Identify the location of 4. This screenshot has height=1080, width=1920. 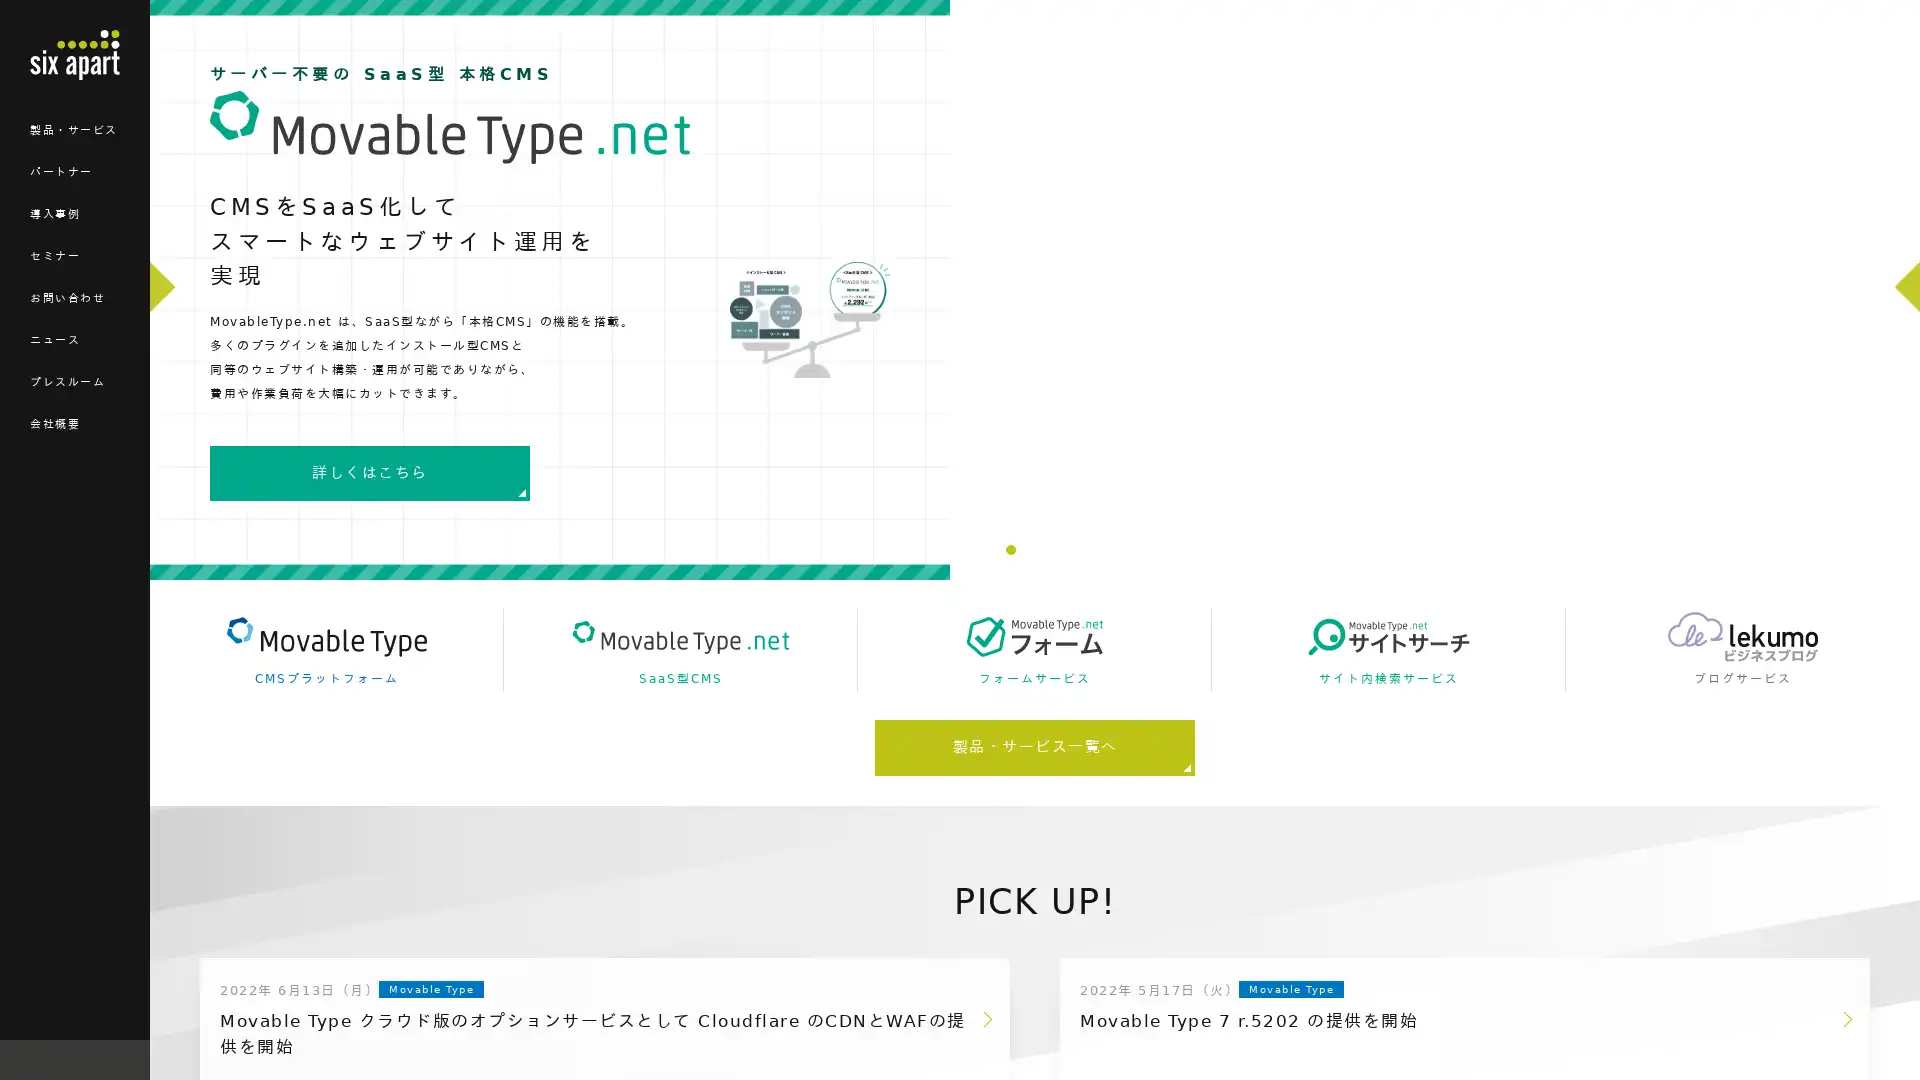
(1058, 550).